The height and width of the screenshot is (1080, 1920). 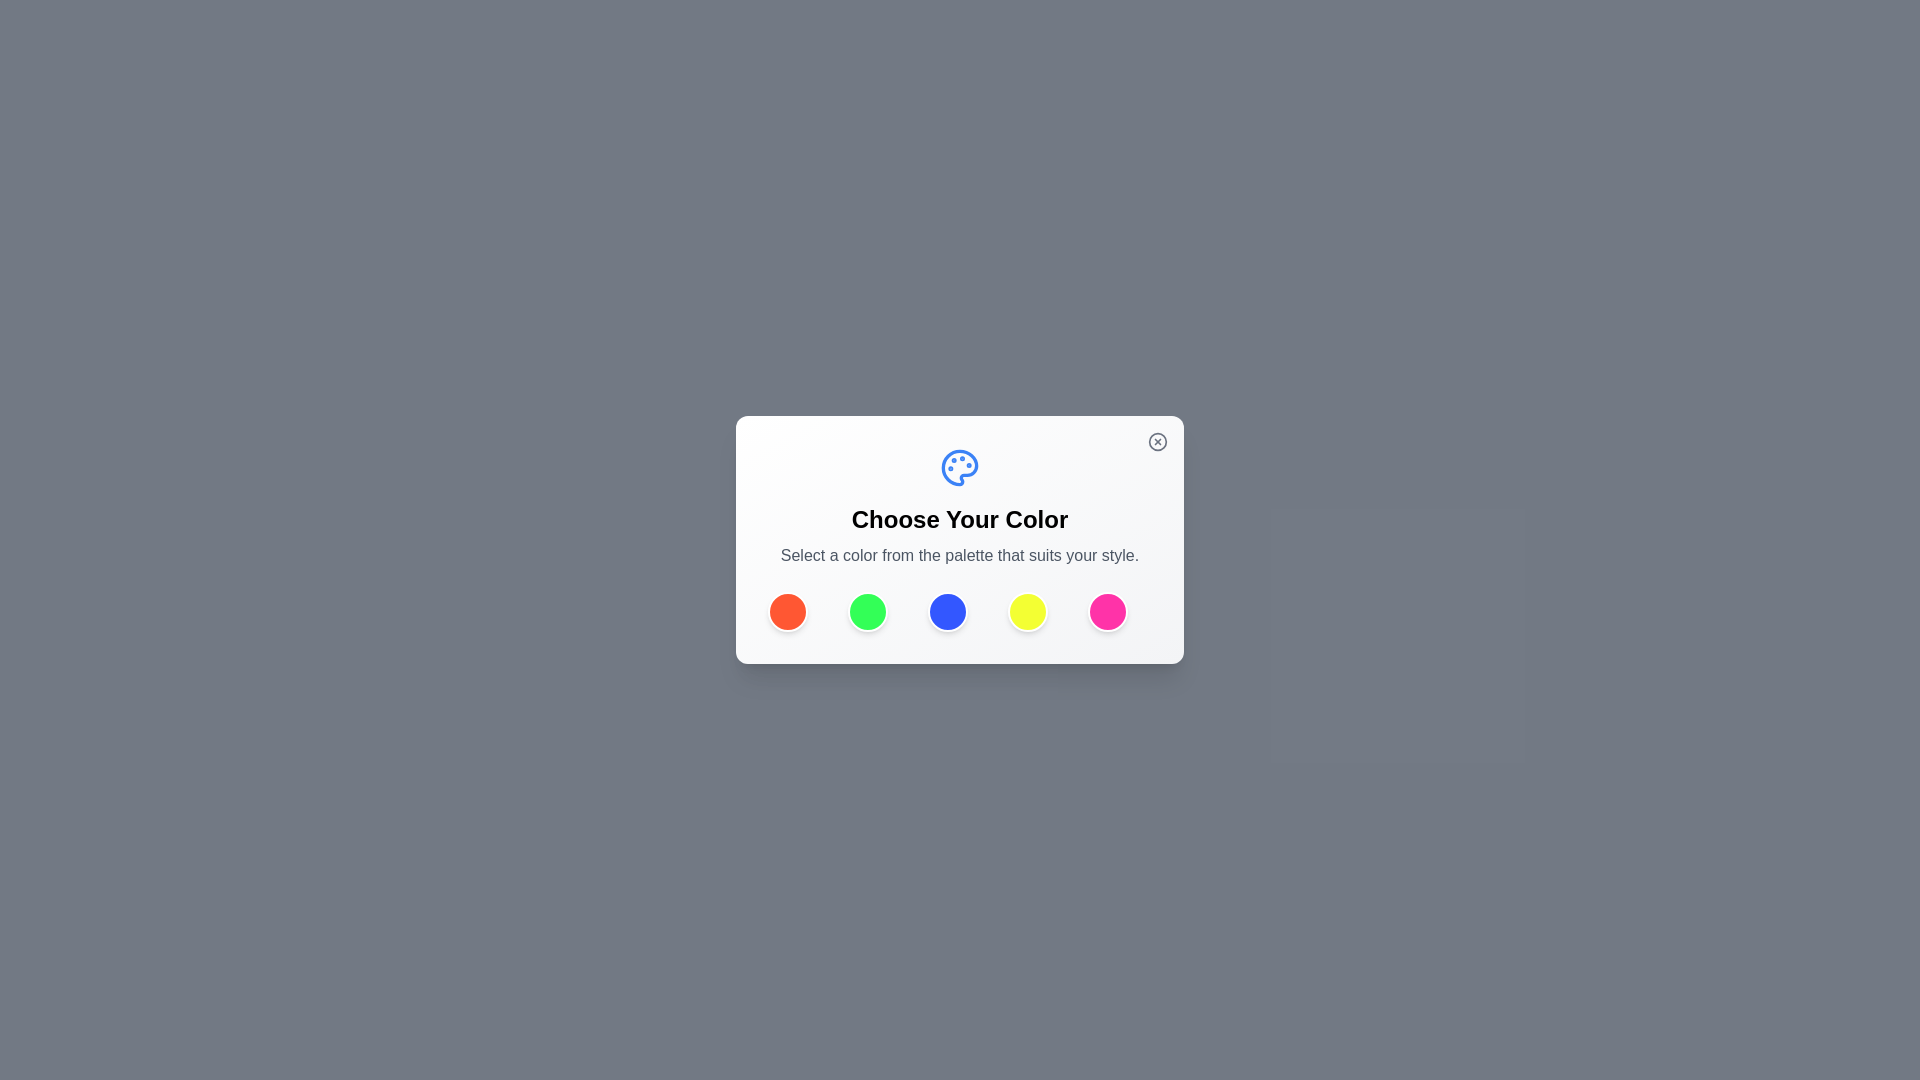 What do you see at coordinates (1027, 611) in the screenshot?
I see `the color button corresponding to yellow` at bounding box center [1027, 611].